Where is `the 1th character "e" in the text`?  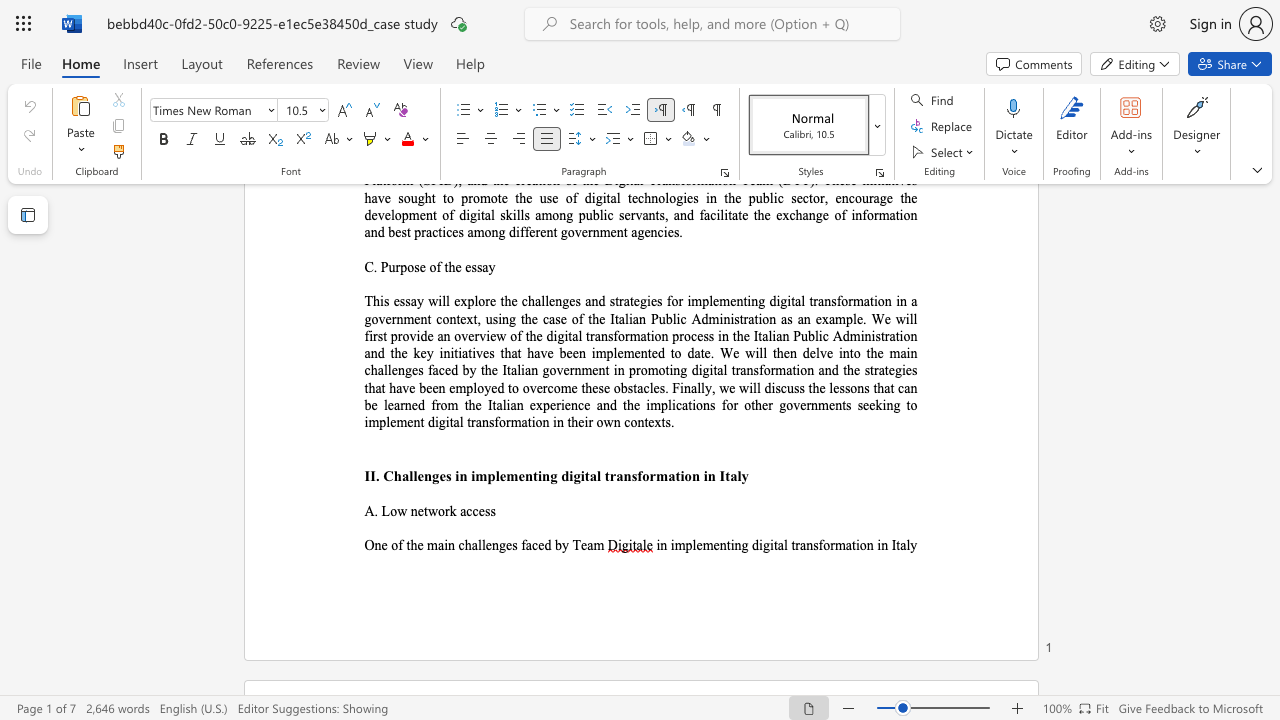 the 1th character "e" in the text is located at coordinates (384, 545).